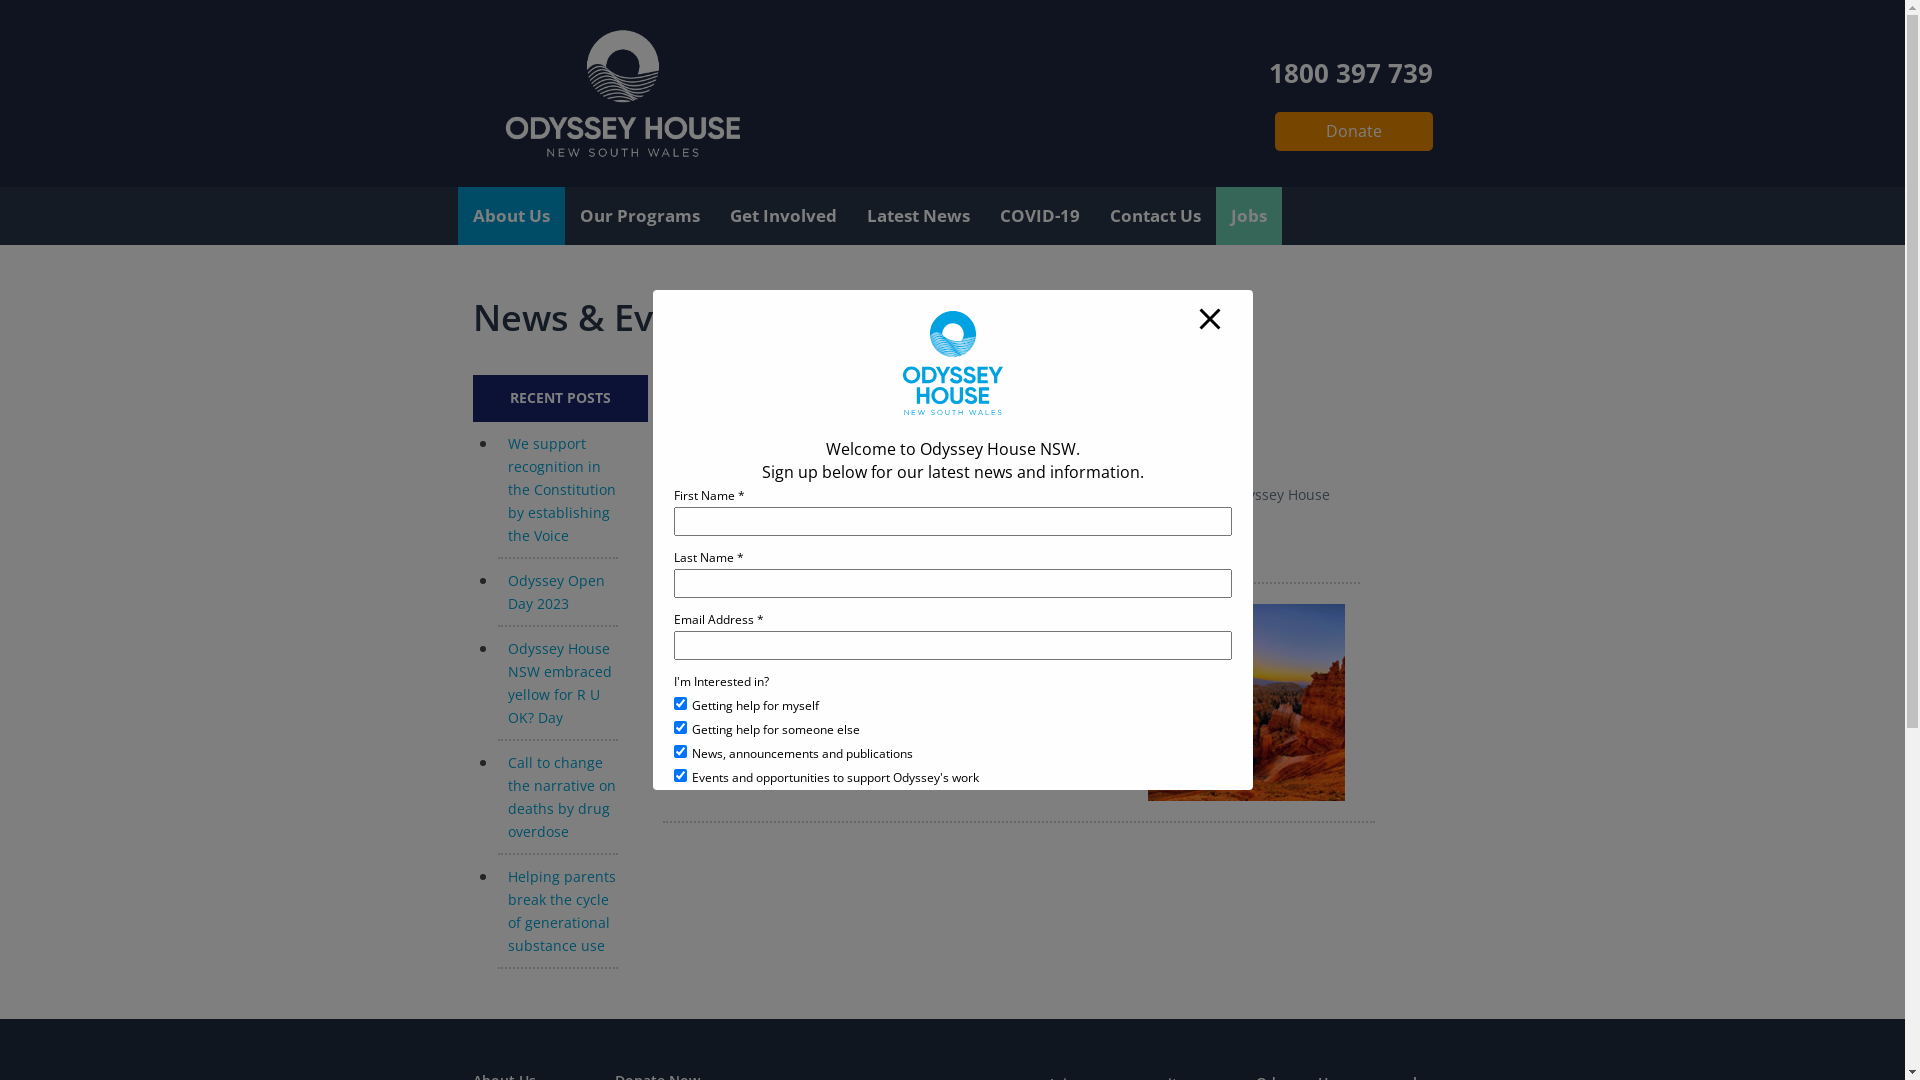 The height and width of the screenshot is (1080, 1920). Describe the element at coordinates (511, 216) in the screenshot. I see `'About Us'` at that location.